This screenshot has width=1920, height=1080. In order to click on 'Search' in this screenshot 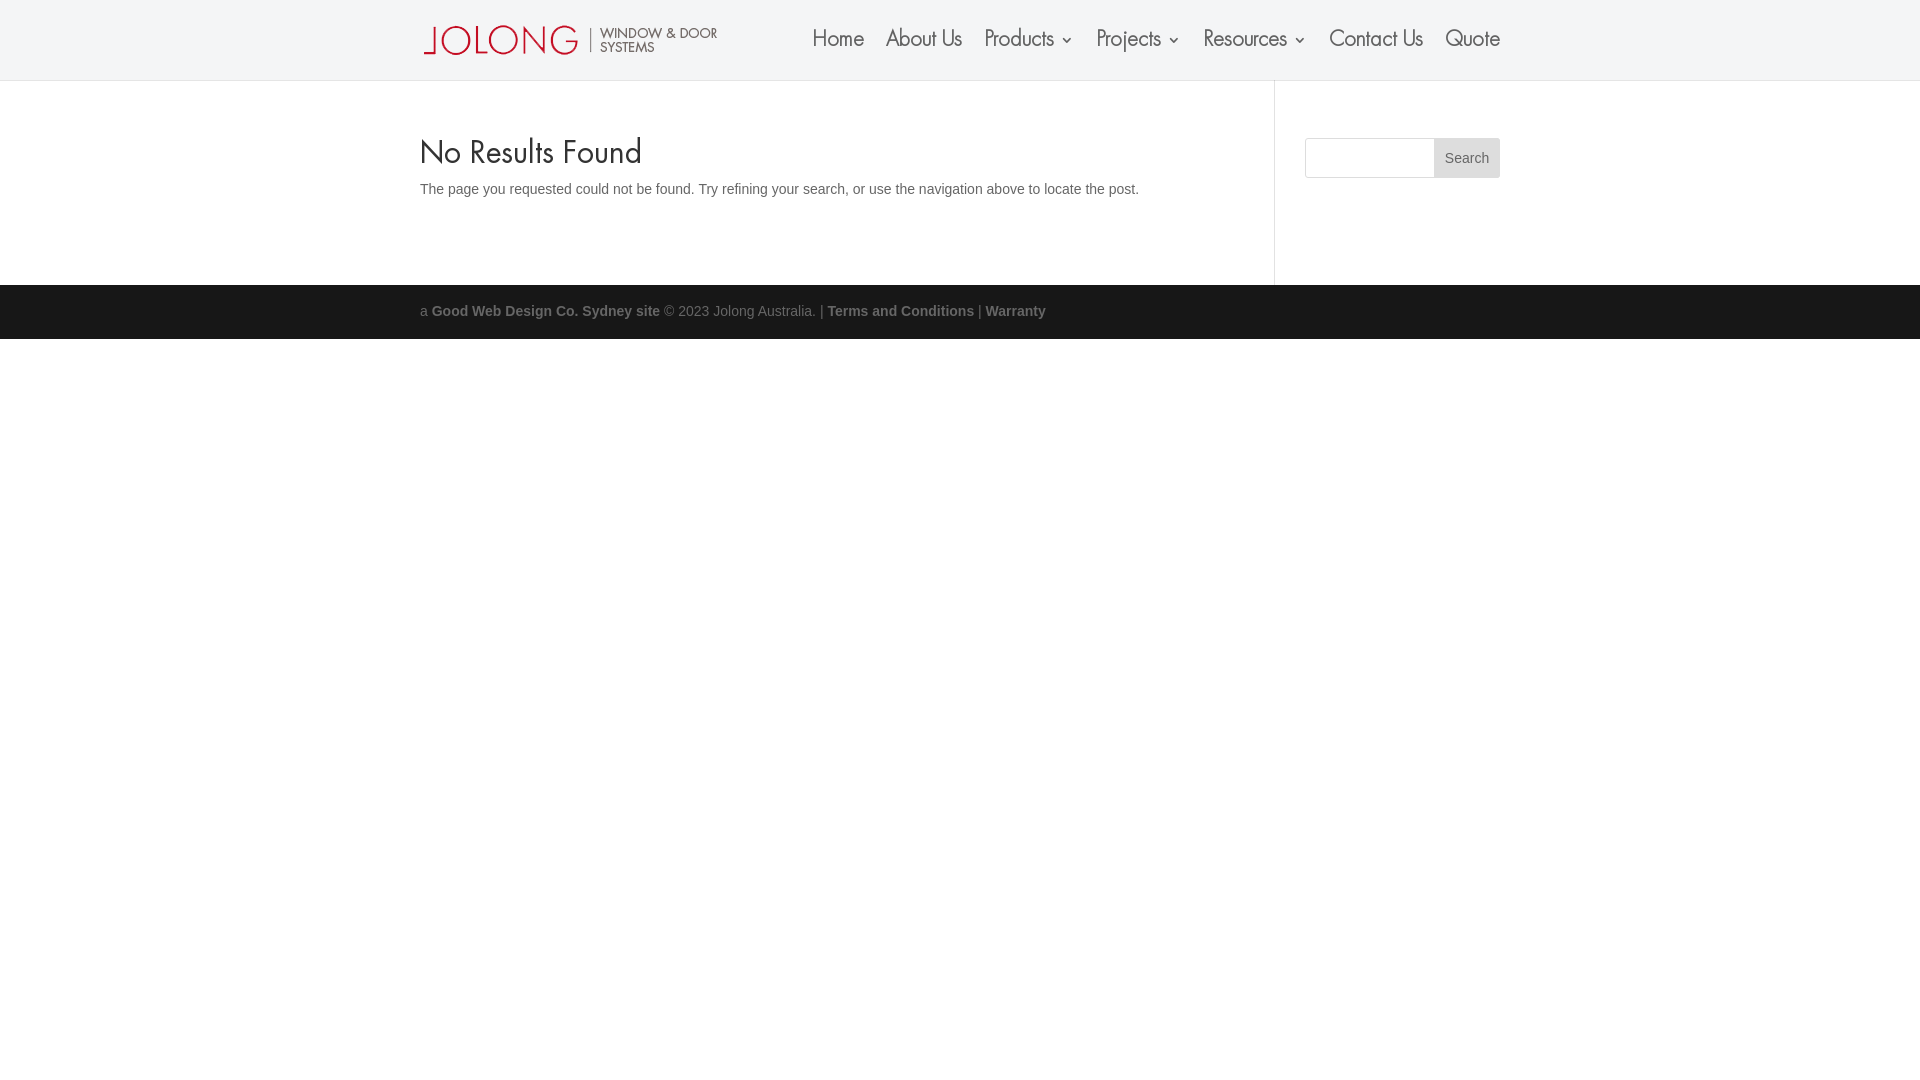, I will do `click(1433, 157)`.